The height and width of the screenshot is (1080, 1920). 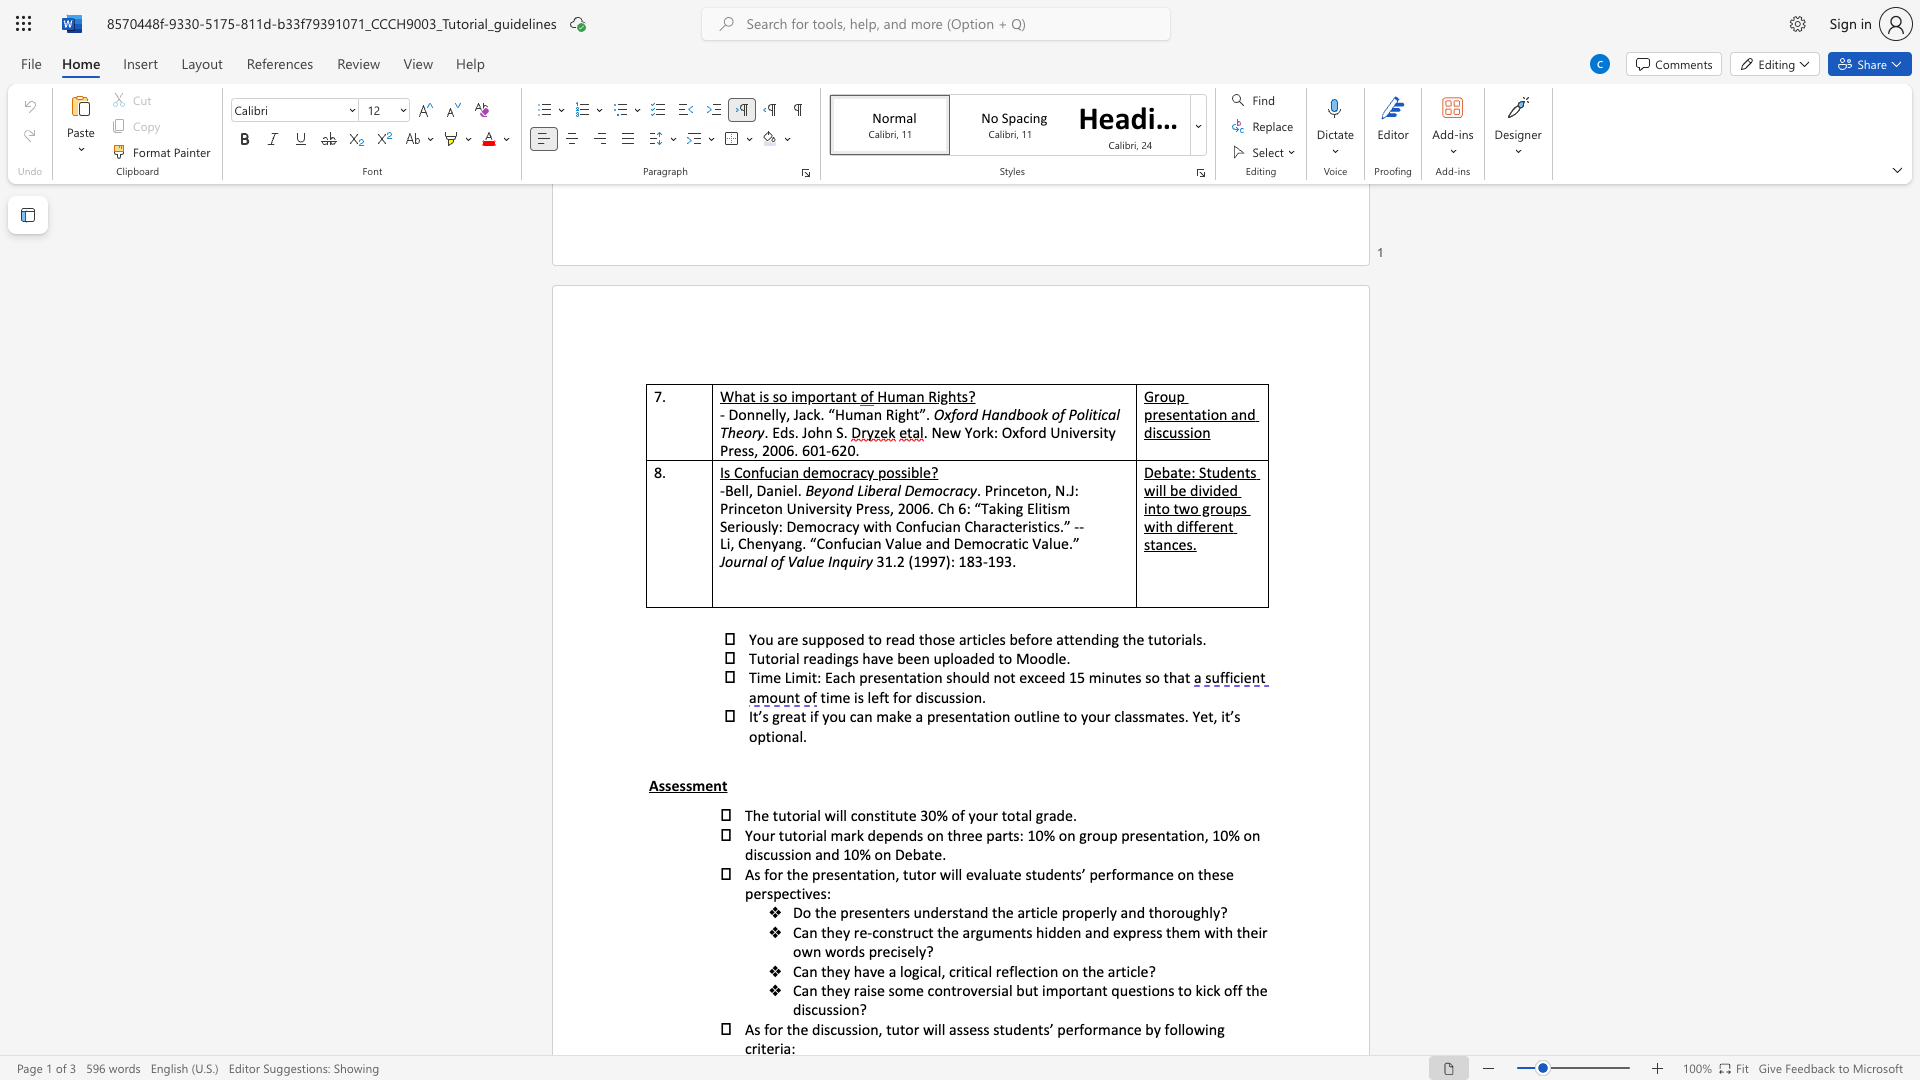 What do you see at coordinates (824, 815) in the screenshot?
I see `the subset text "will" within the text "The tutorial will"` at bounding box center [824, 815].